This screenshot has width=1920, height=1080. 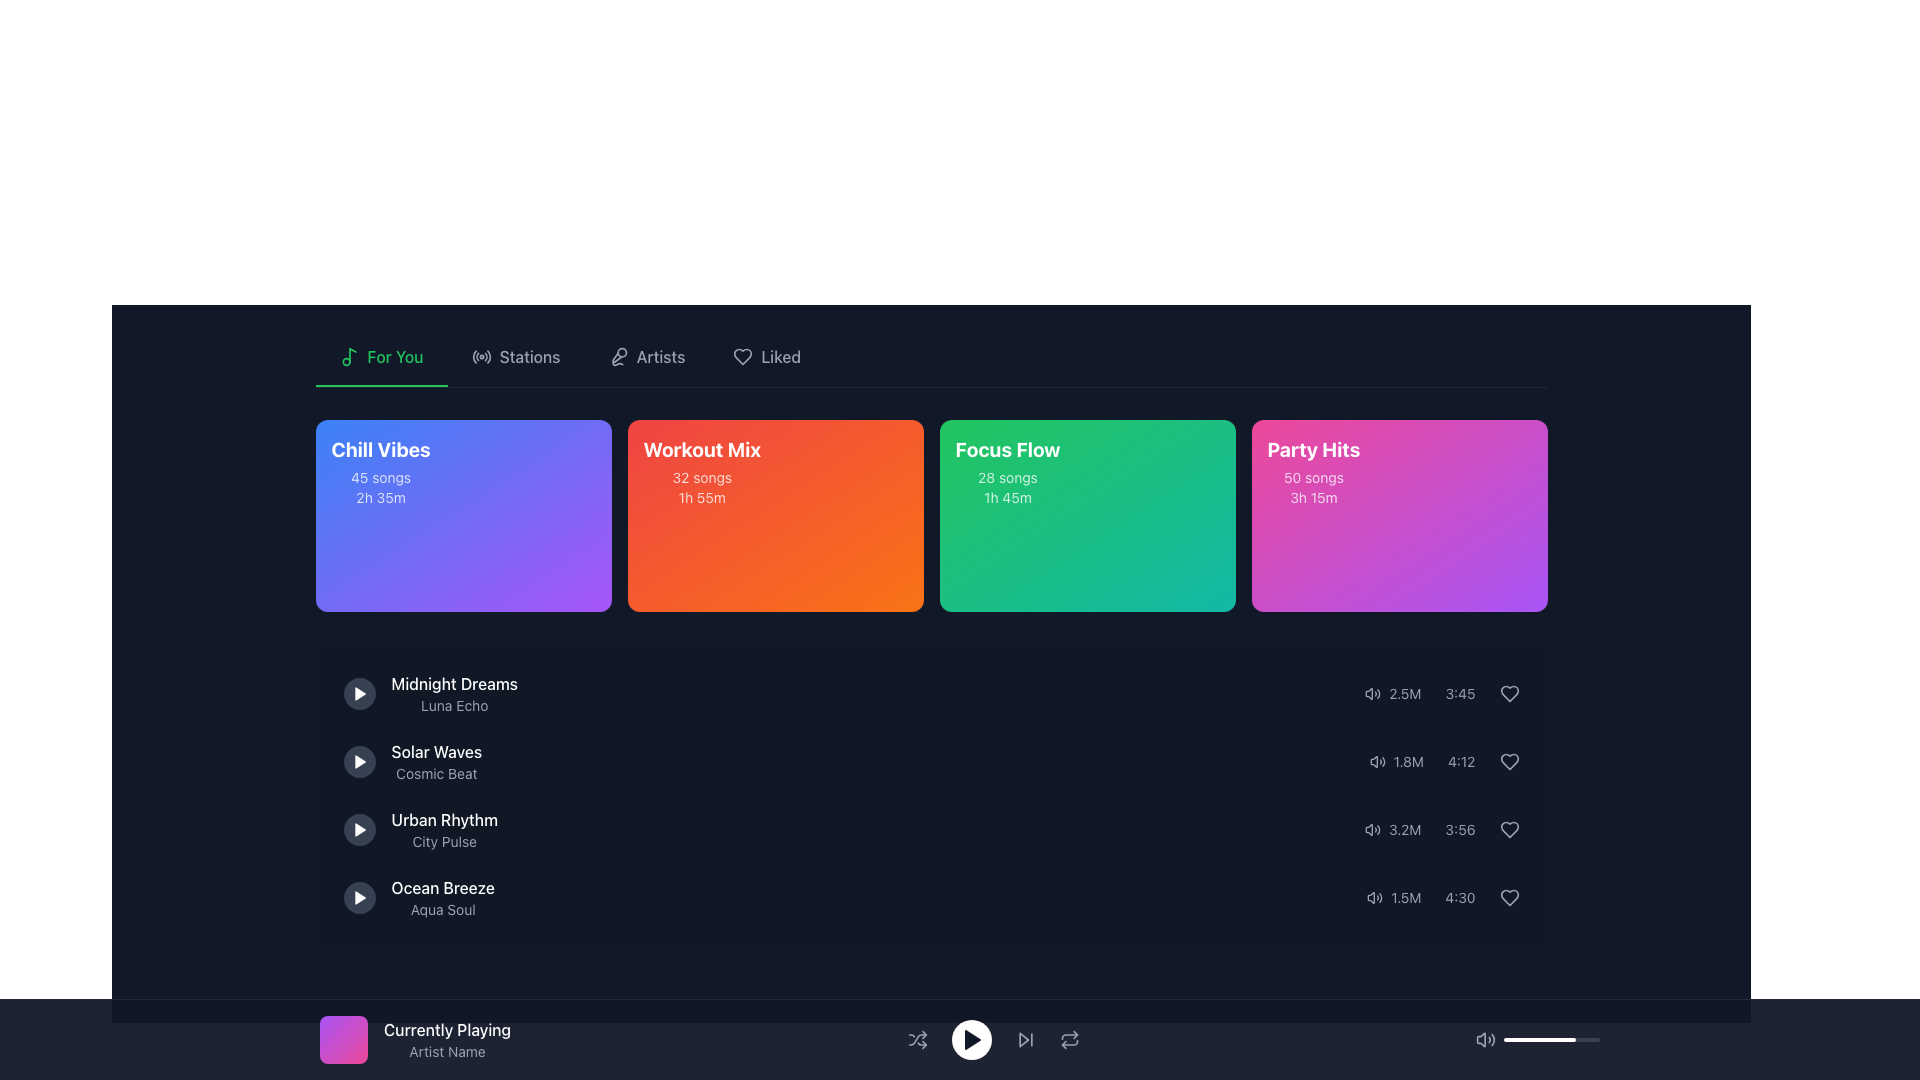 What do you see at coordinates (1514, 1039) in the screenshot?
I see `the slider` at bounding box center [1514, 1039].